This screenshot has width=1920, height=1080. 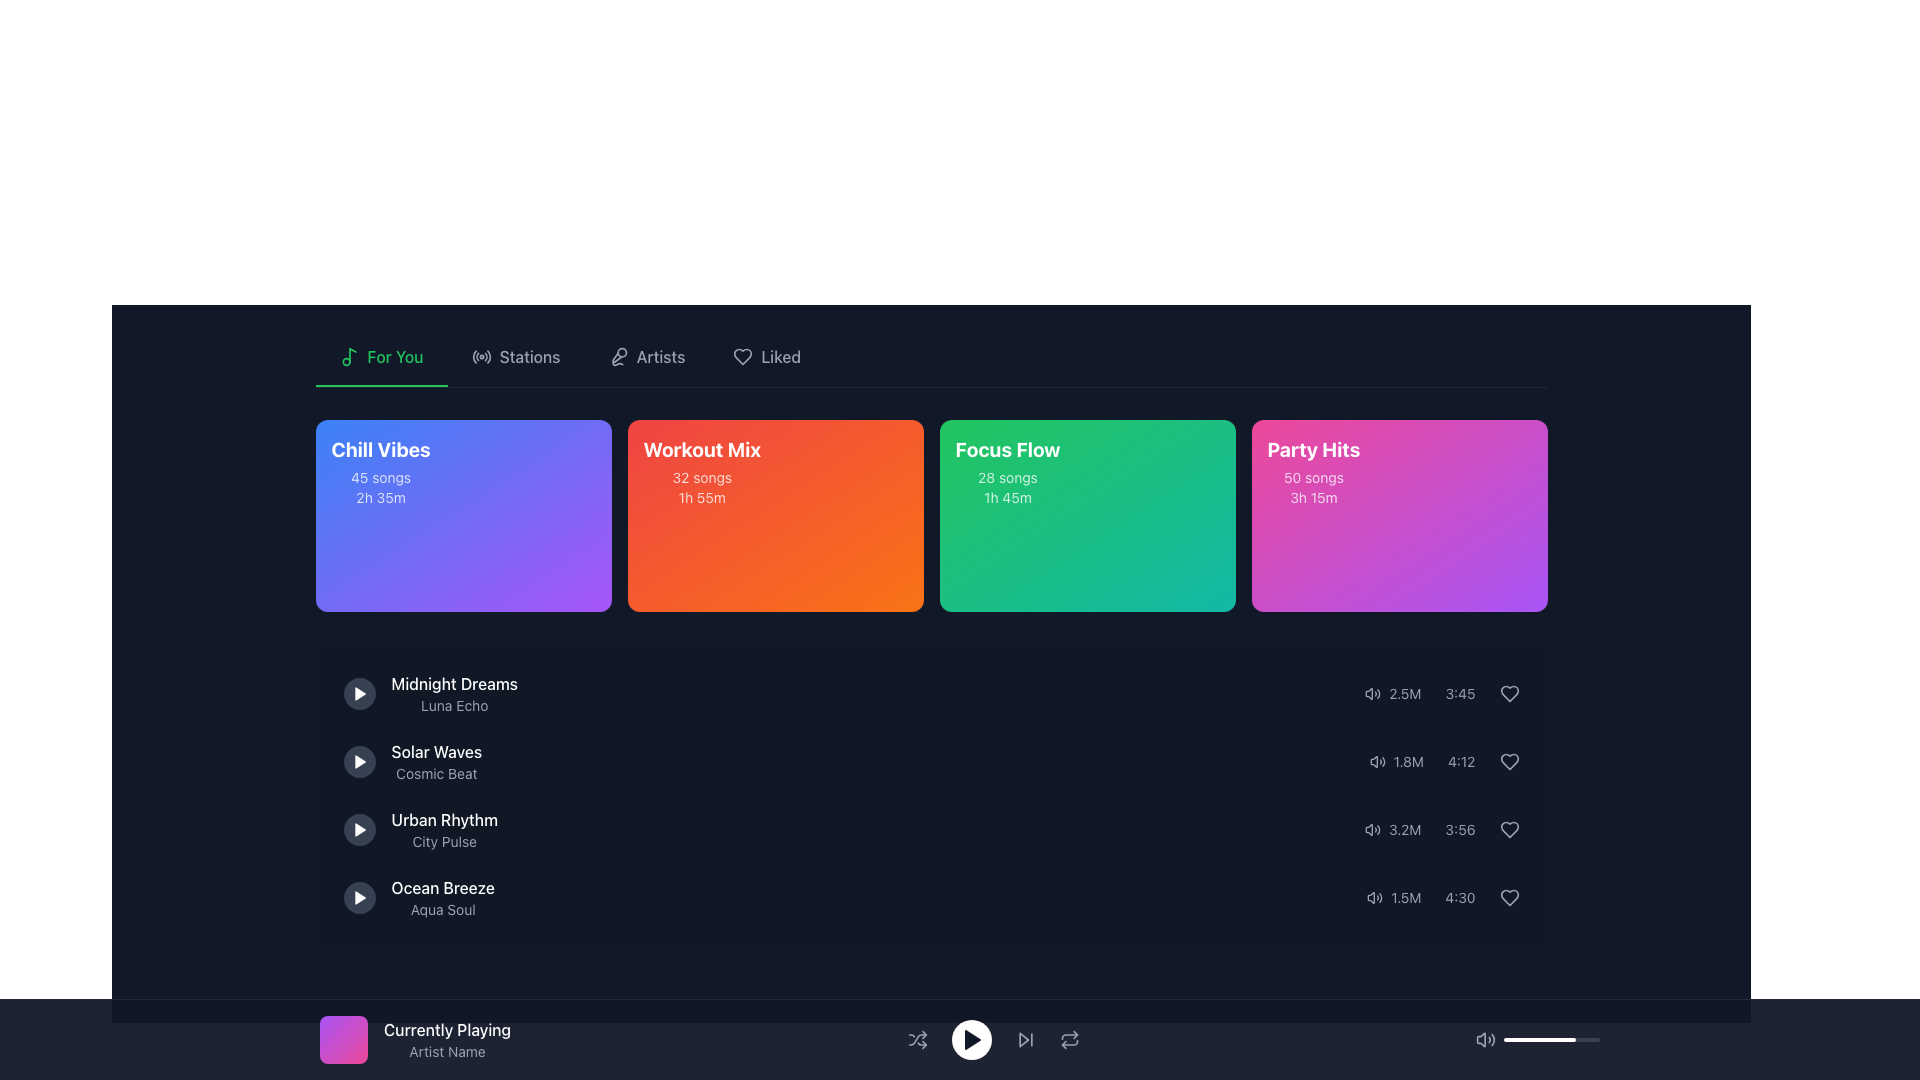 What do you see at coordinates (1514, 1039) in the screenshot?
I see `the slider` at bounding box center [1514, 1039].